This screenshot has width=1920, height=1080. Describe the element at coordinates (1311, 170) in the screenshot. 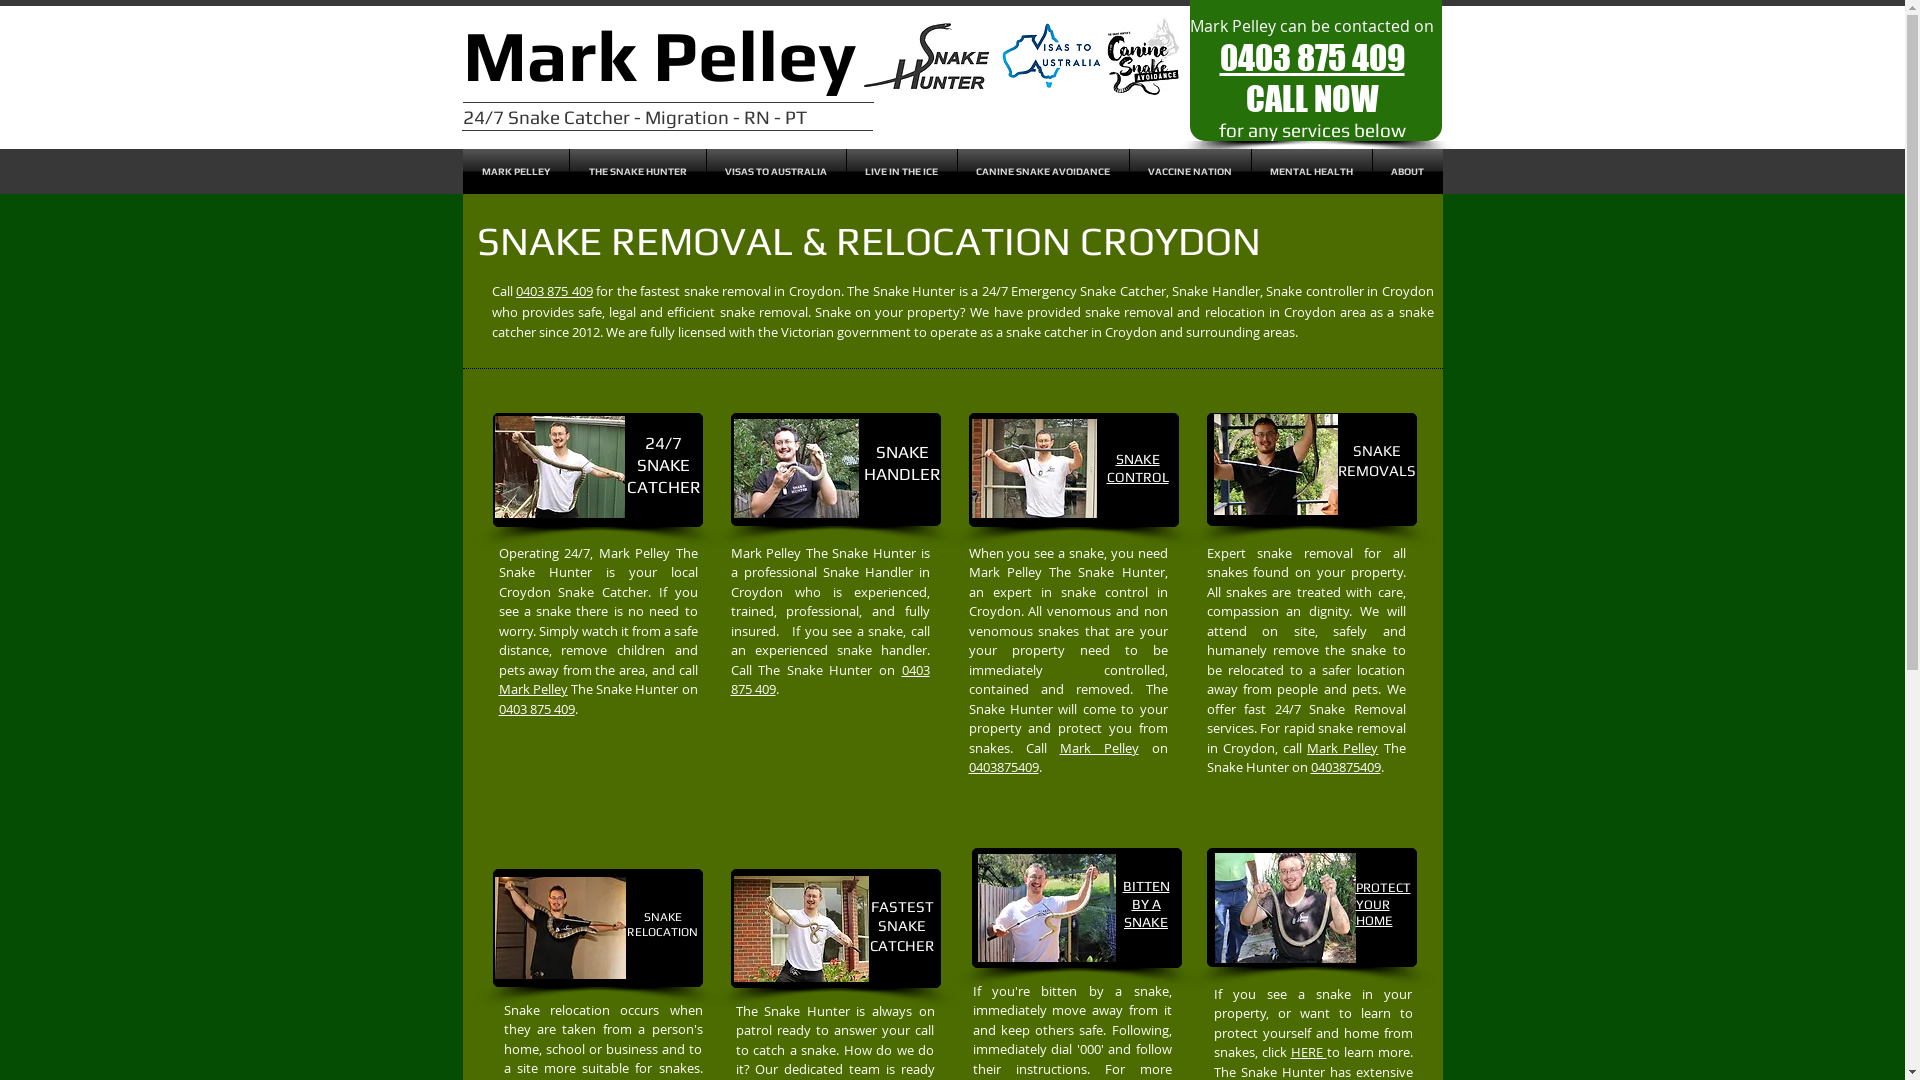

I see `'MENTAL HEALTH'` at that location.